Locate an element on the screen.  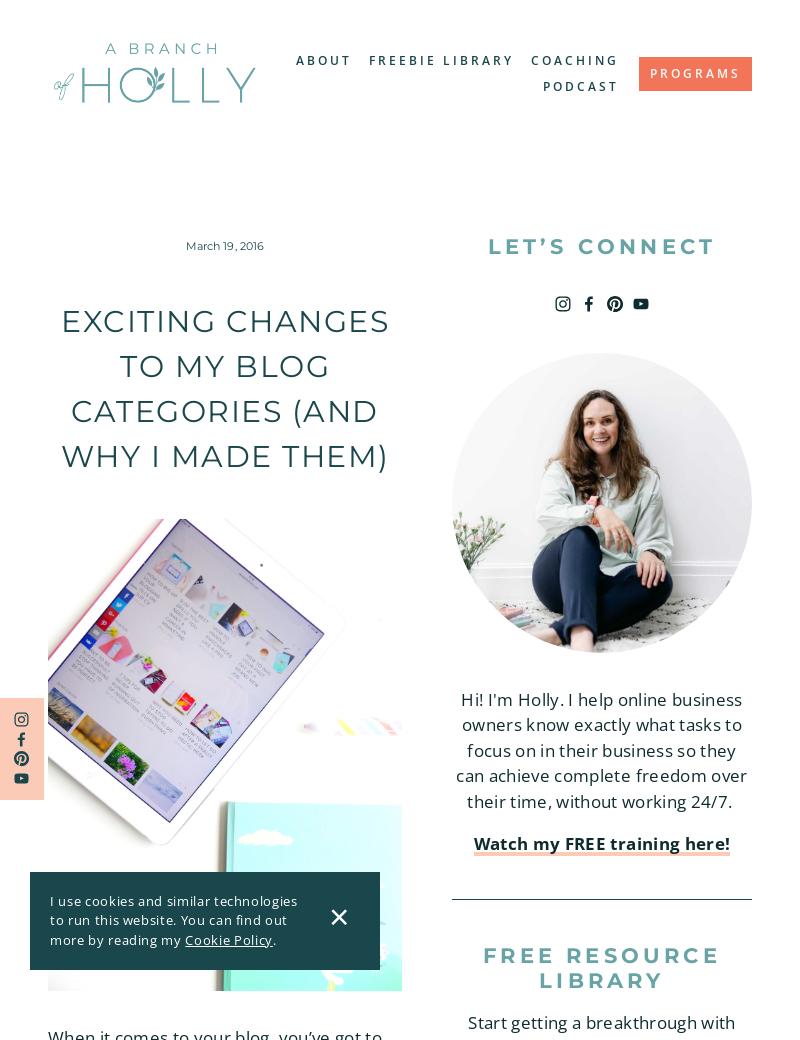
'let’s connect' is located at coordinates (487, 245).